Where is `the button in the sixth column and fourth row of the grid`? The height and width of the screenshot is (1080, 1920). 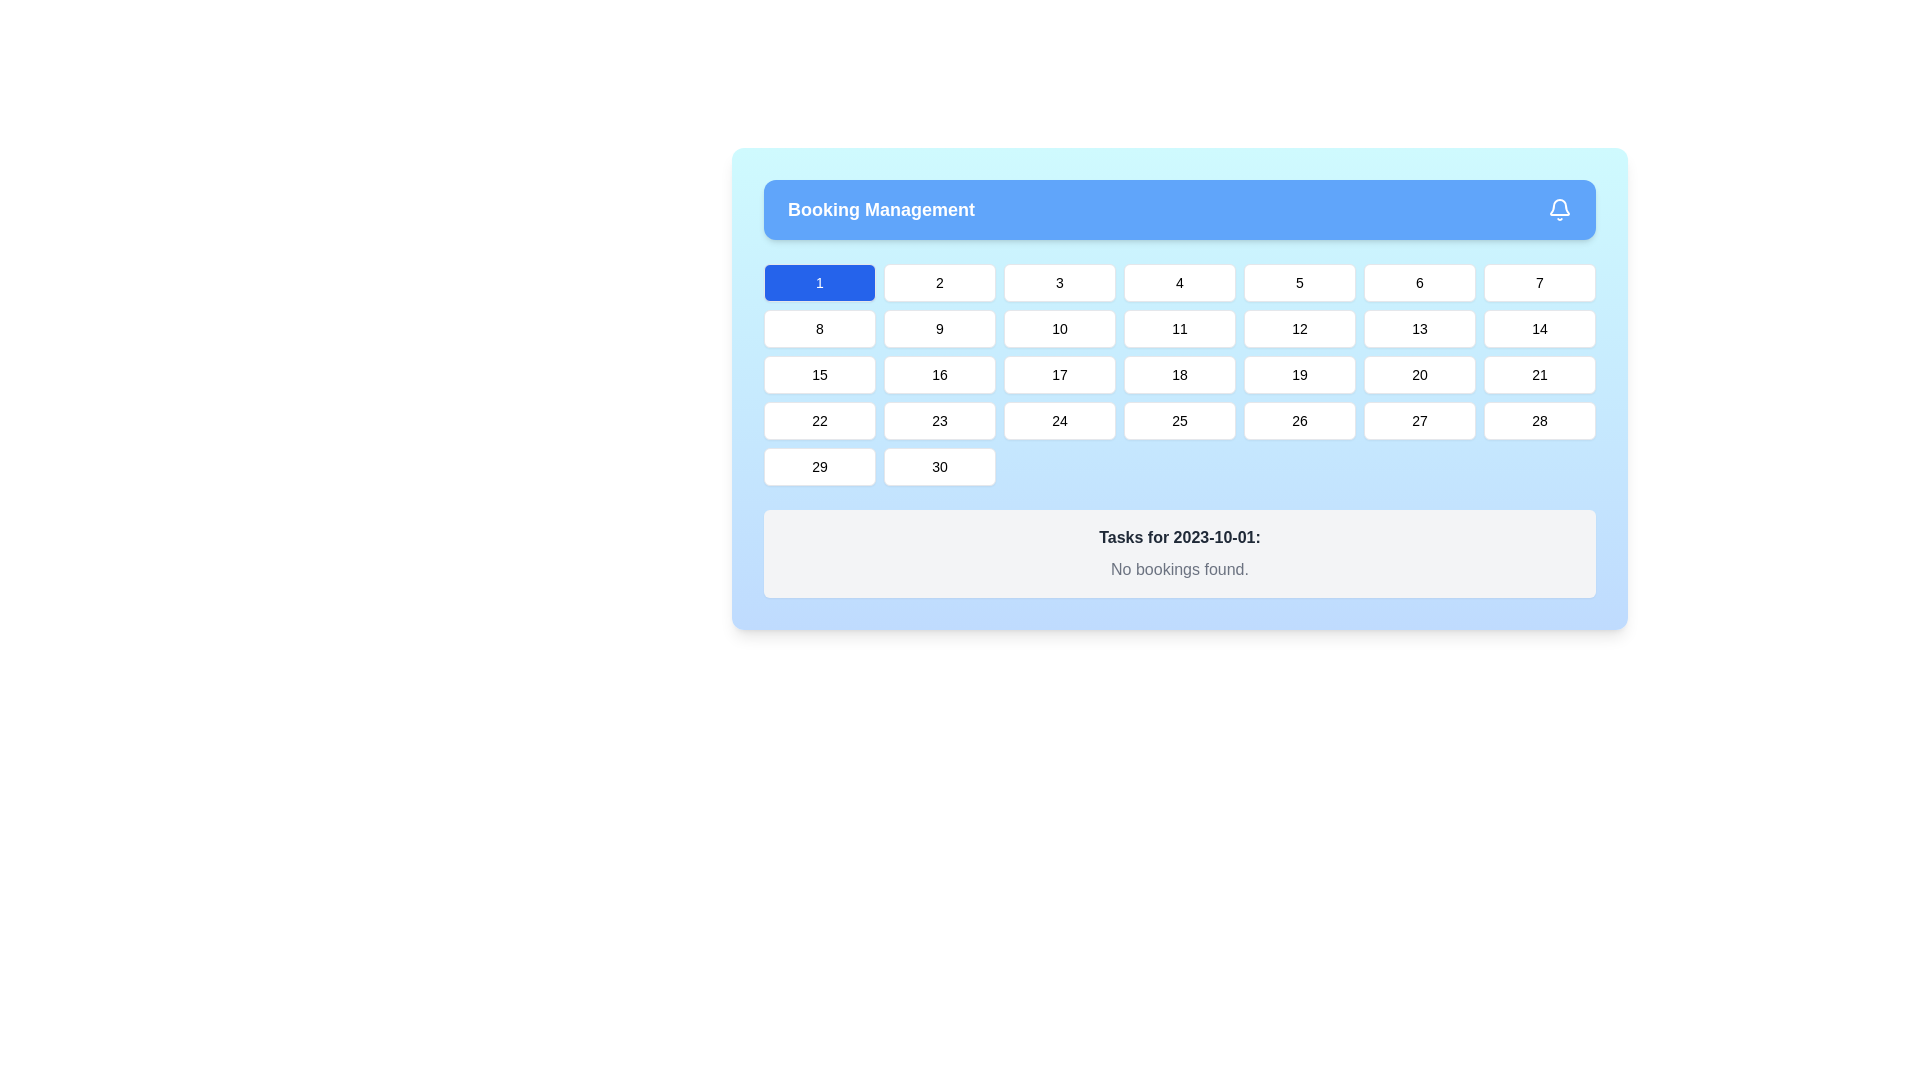 the button in the sixth column and fourth row of the grid is located at coordinates (1419, 419).